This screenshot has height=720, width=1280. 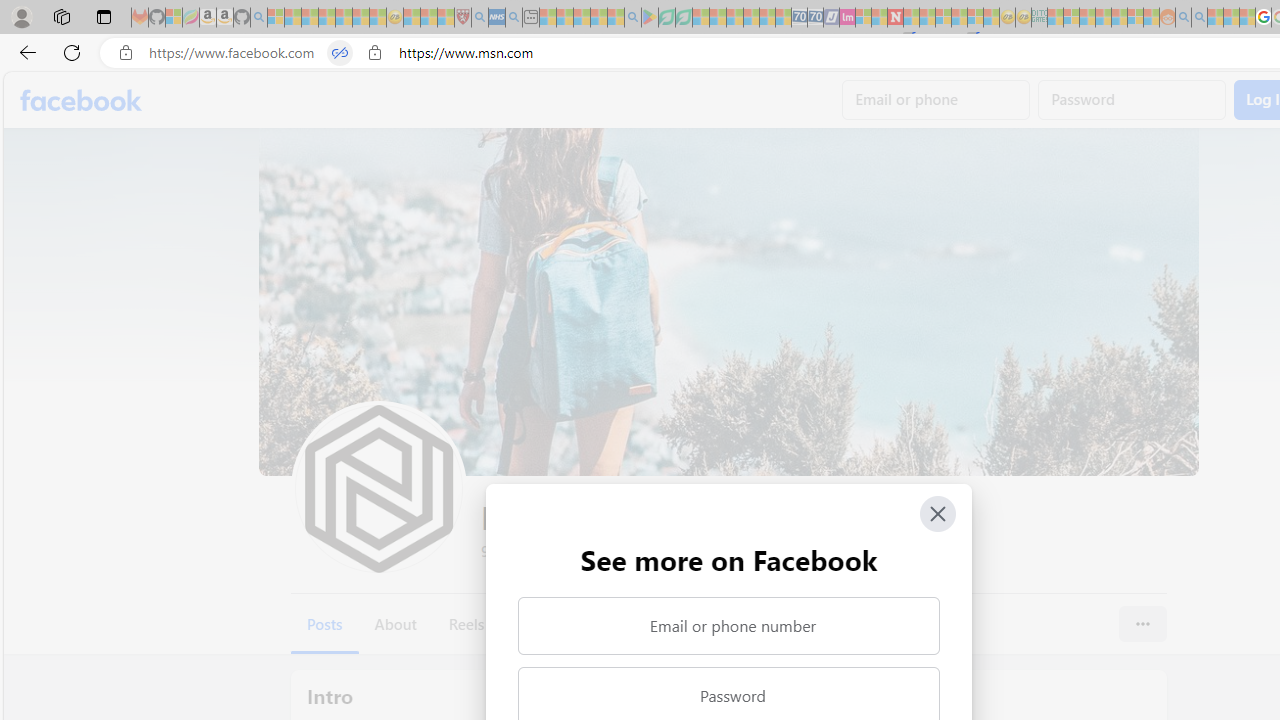 I want to click on 'Email or phone number', so click(x=727, y=625).